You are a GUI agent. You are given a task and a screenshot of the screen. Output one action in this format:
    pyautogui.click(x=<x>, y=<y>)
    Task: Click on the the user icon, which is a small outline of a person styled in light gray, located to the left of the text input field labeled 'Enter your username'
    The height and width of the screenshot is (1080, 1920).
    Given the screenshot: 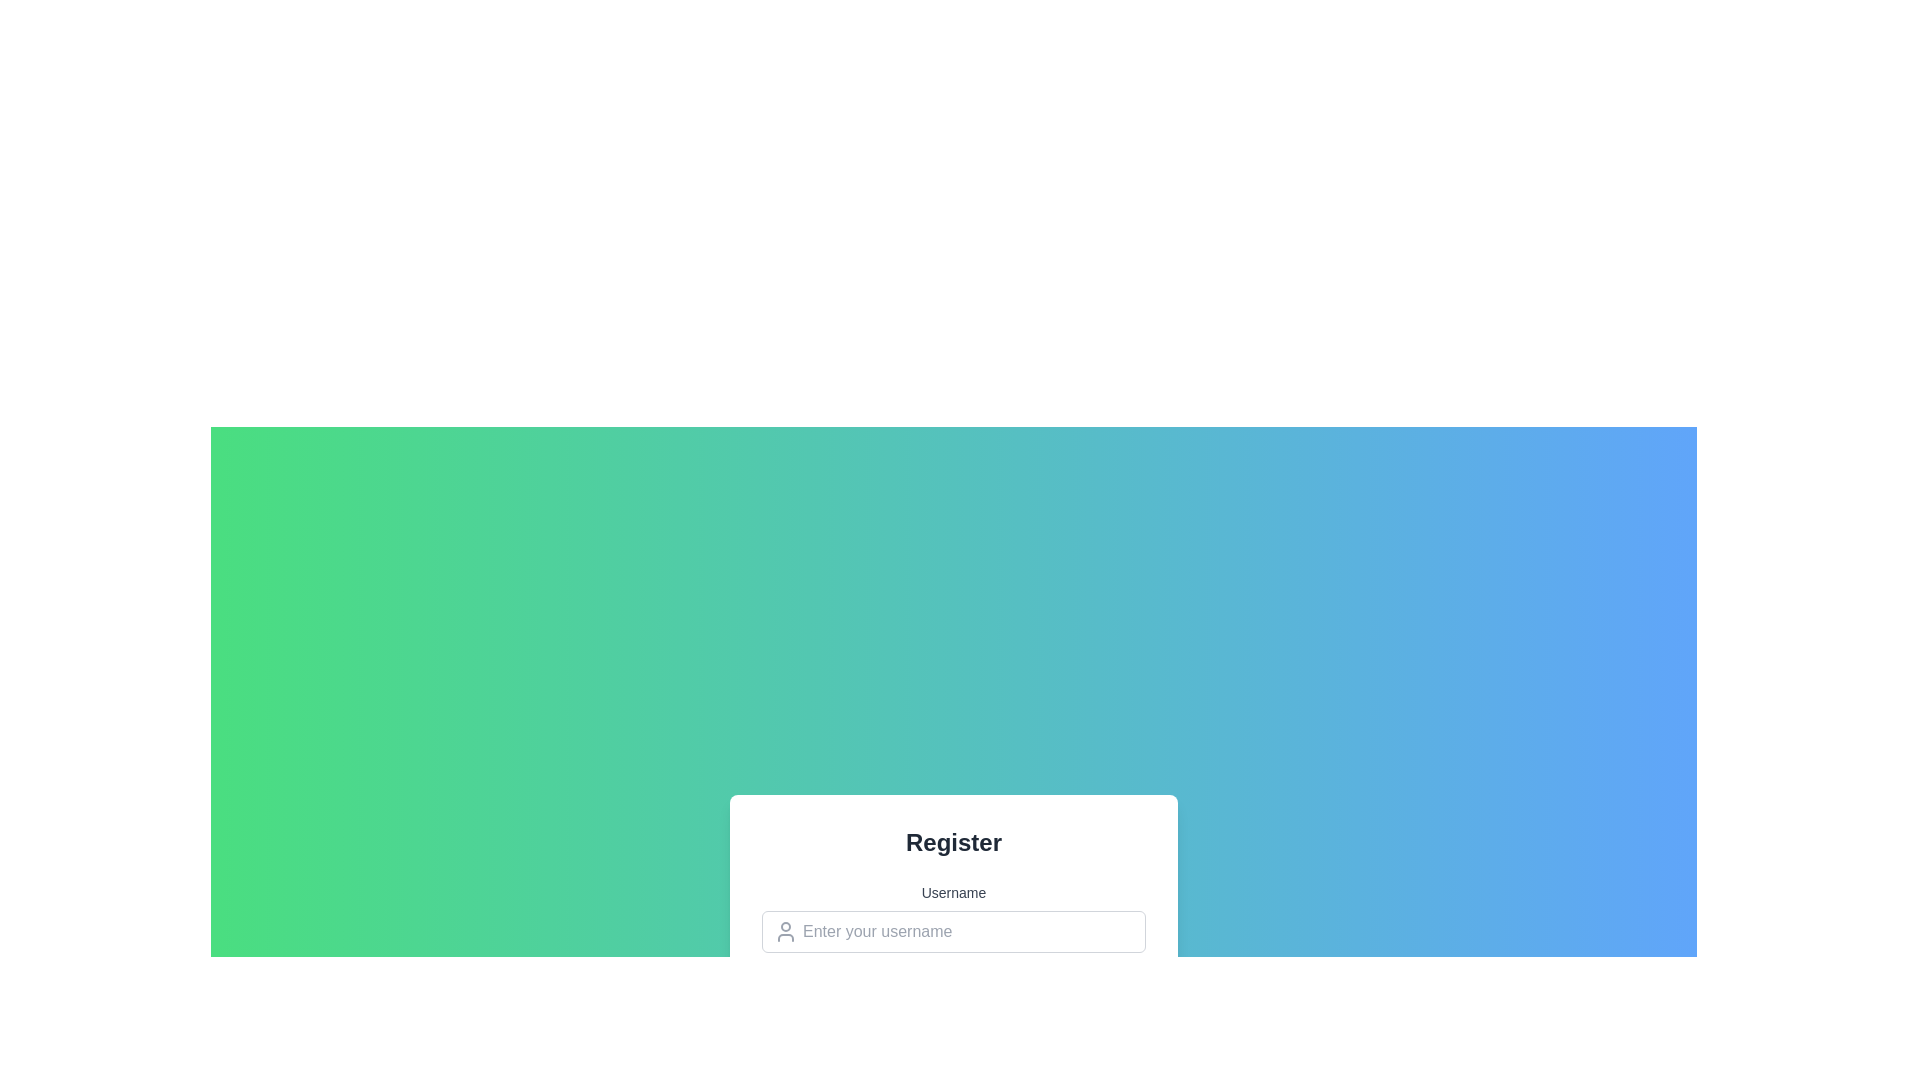 What is the action you would take?
    pyautogui.click(x=785, y=932)
    